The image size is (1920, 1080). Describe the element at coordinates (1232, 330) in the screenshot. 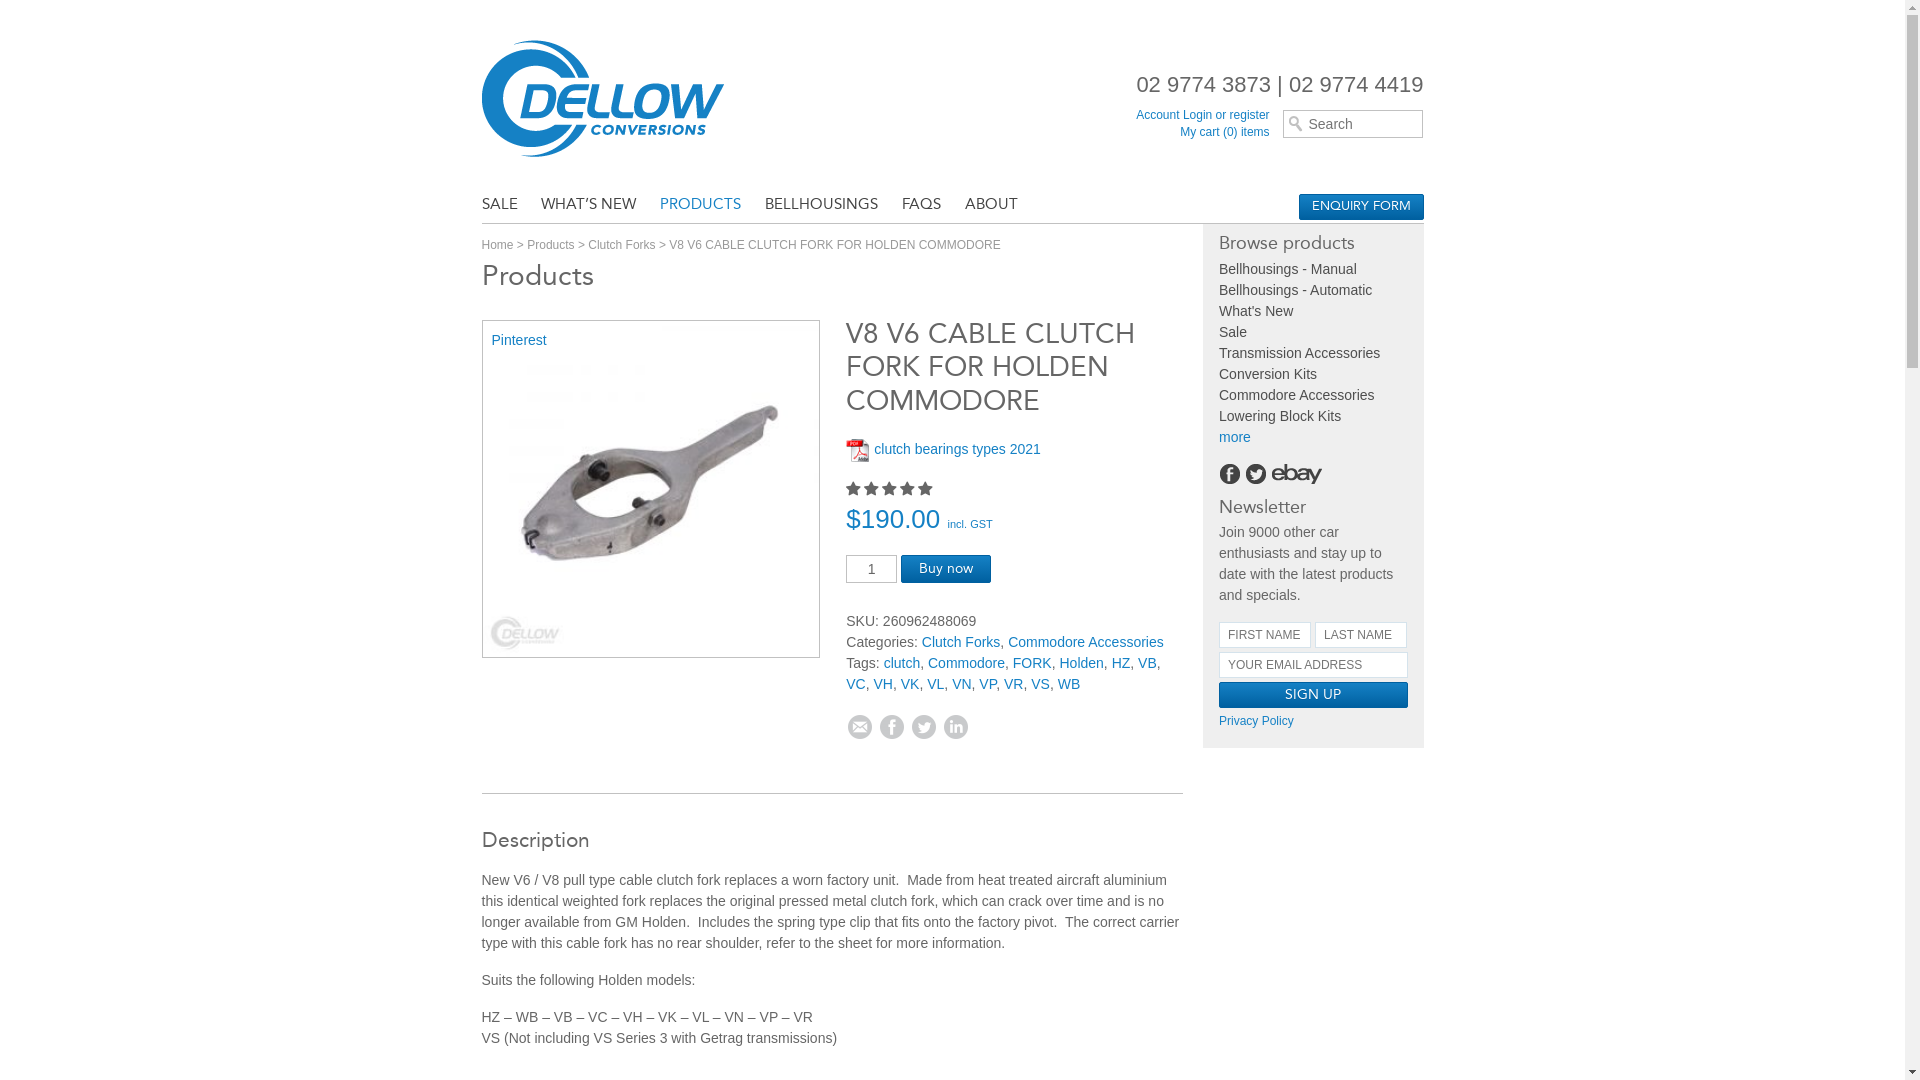

I see `'Sale'` at that location.